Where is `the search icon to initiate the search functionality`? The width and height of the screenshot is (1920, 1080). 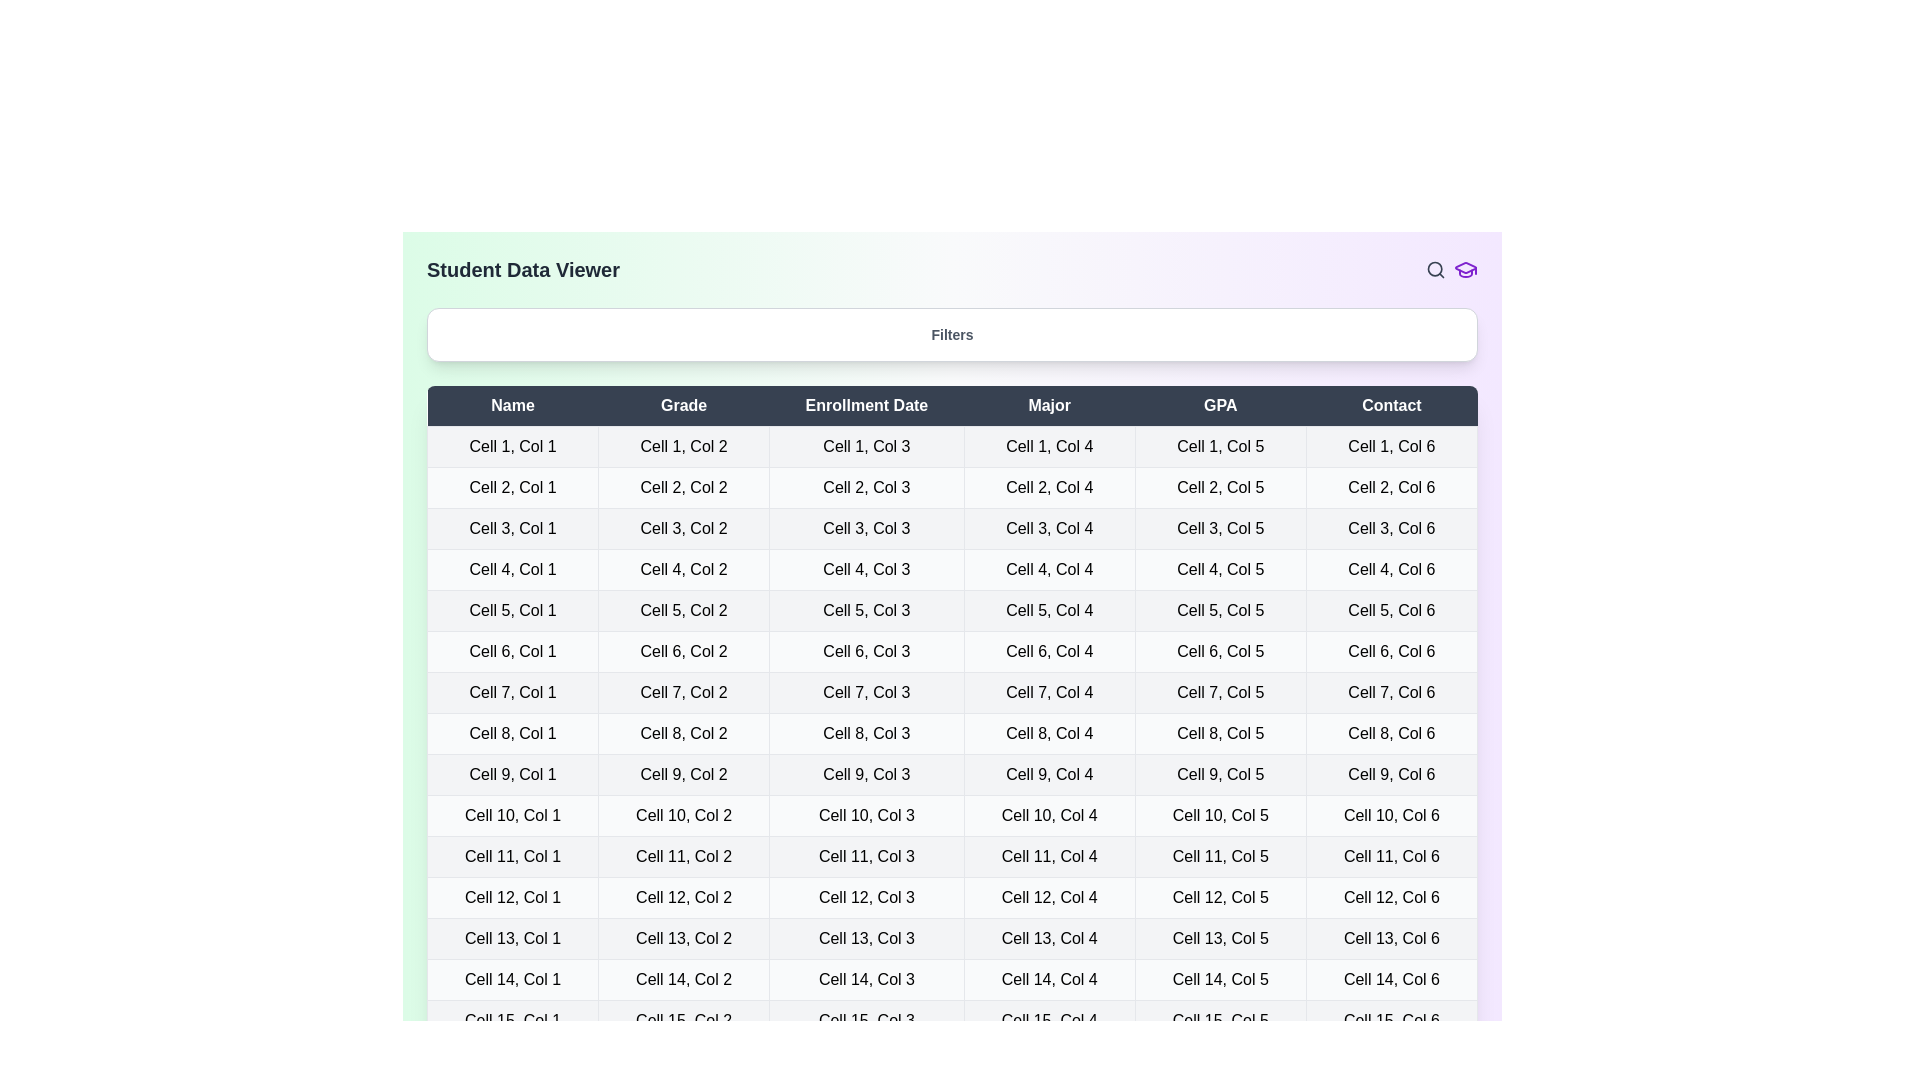 the search icon to initiate the search functionality is located at coordinates (1434, 270).